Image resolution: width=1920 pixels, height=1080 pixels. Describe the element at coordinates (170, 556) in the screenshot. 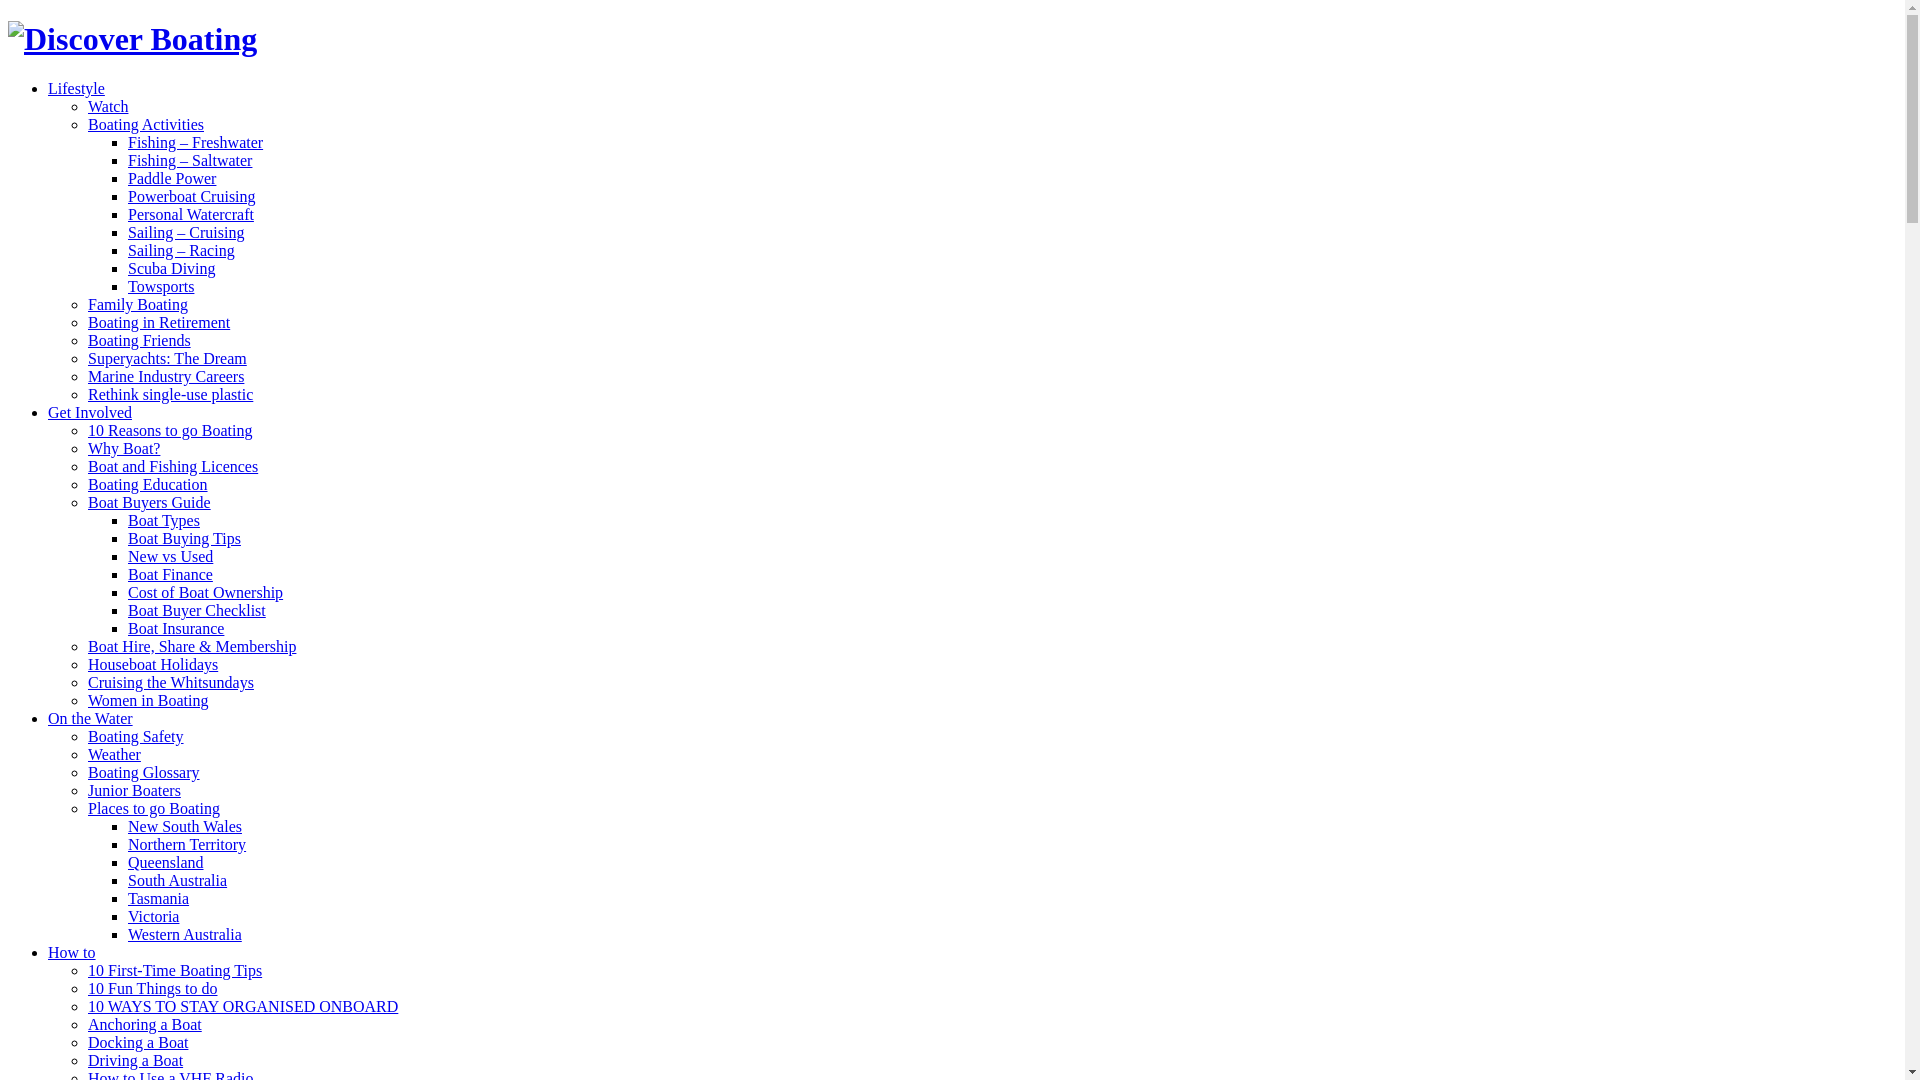

I see `'New vs Used'` at that location.